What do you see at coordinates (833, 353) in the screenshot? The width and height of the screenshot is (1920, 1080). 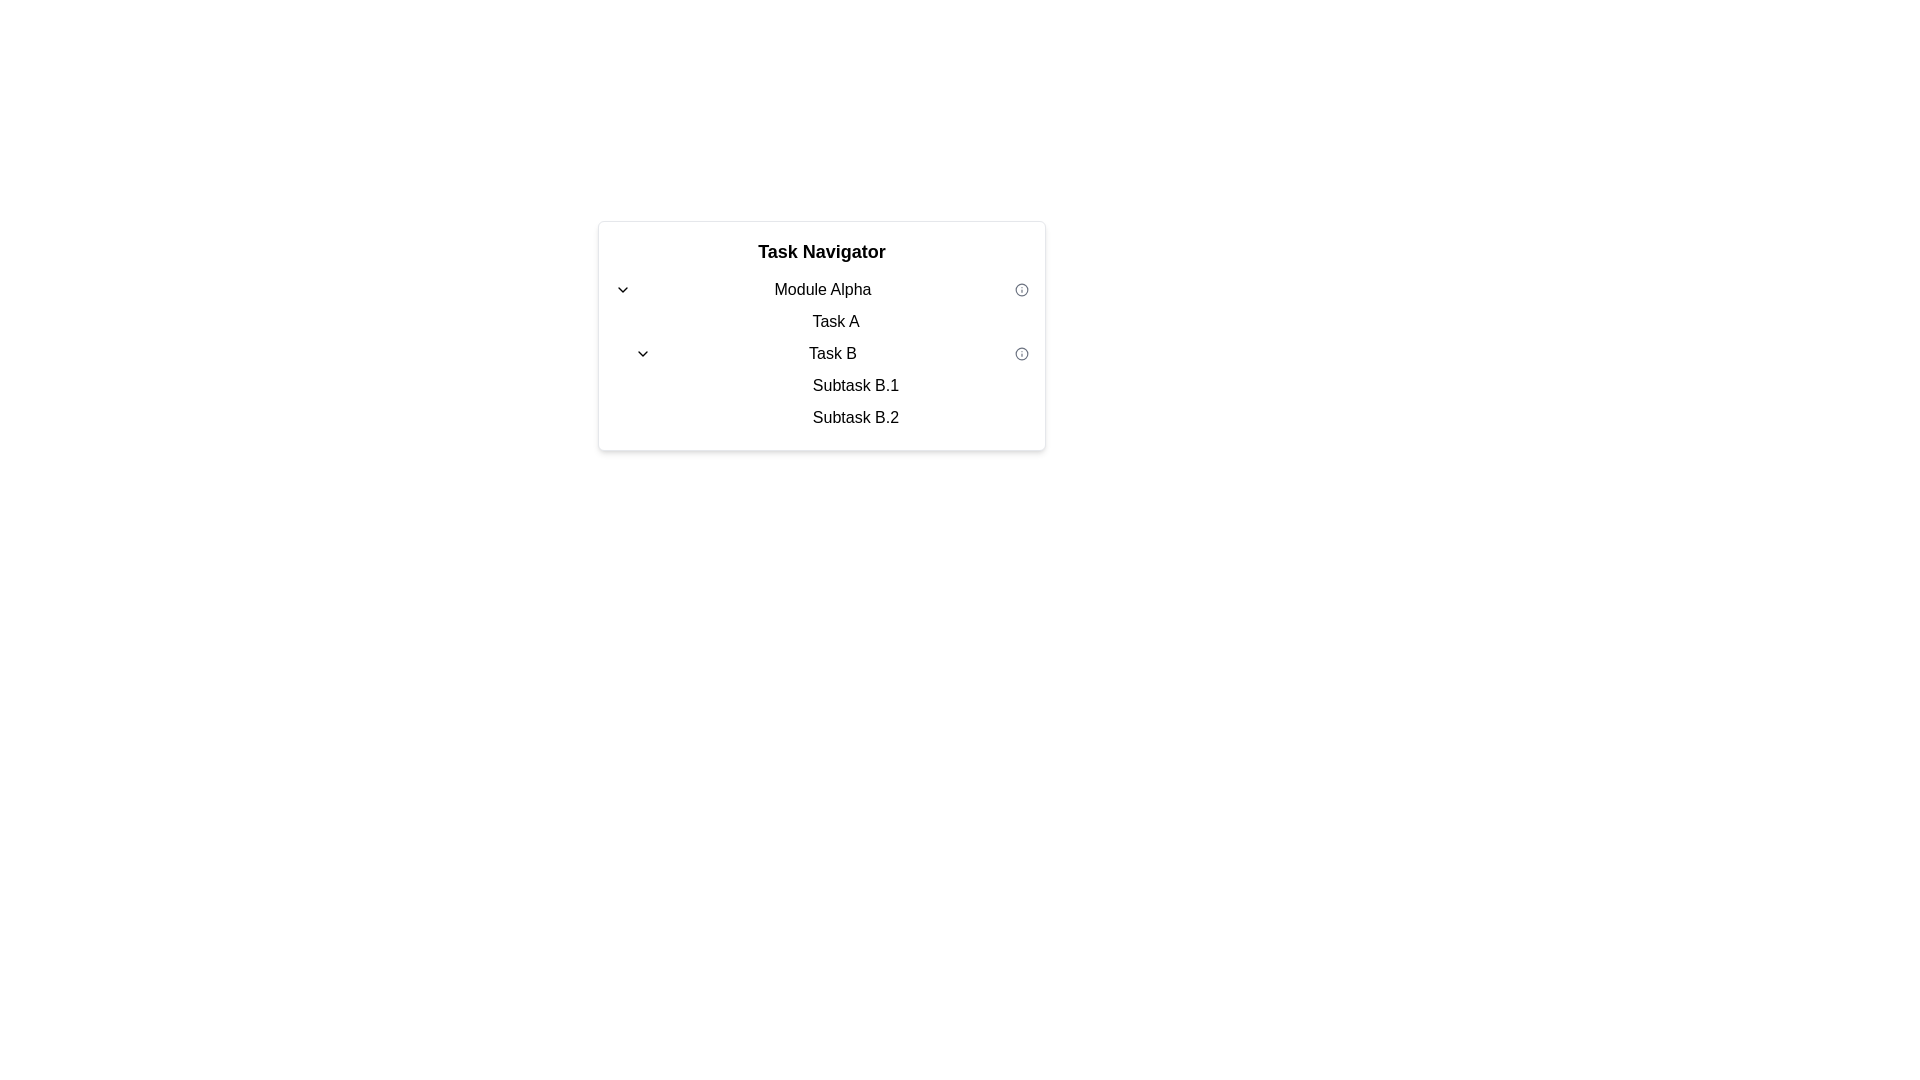 I see `the 'Task B' text label` at bounding box center [833, 353].